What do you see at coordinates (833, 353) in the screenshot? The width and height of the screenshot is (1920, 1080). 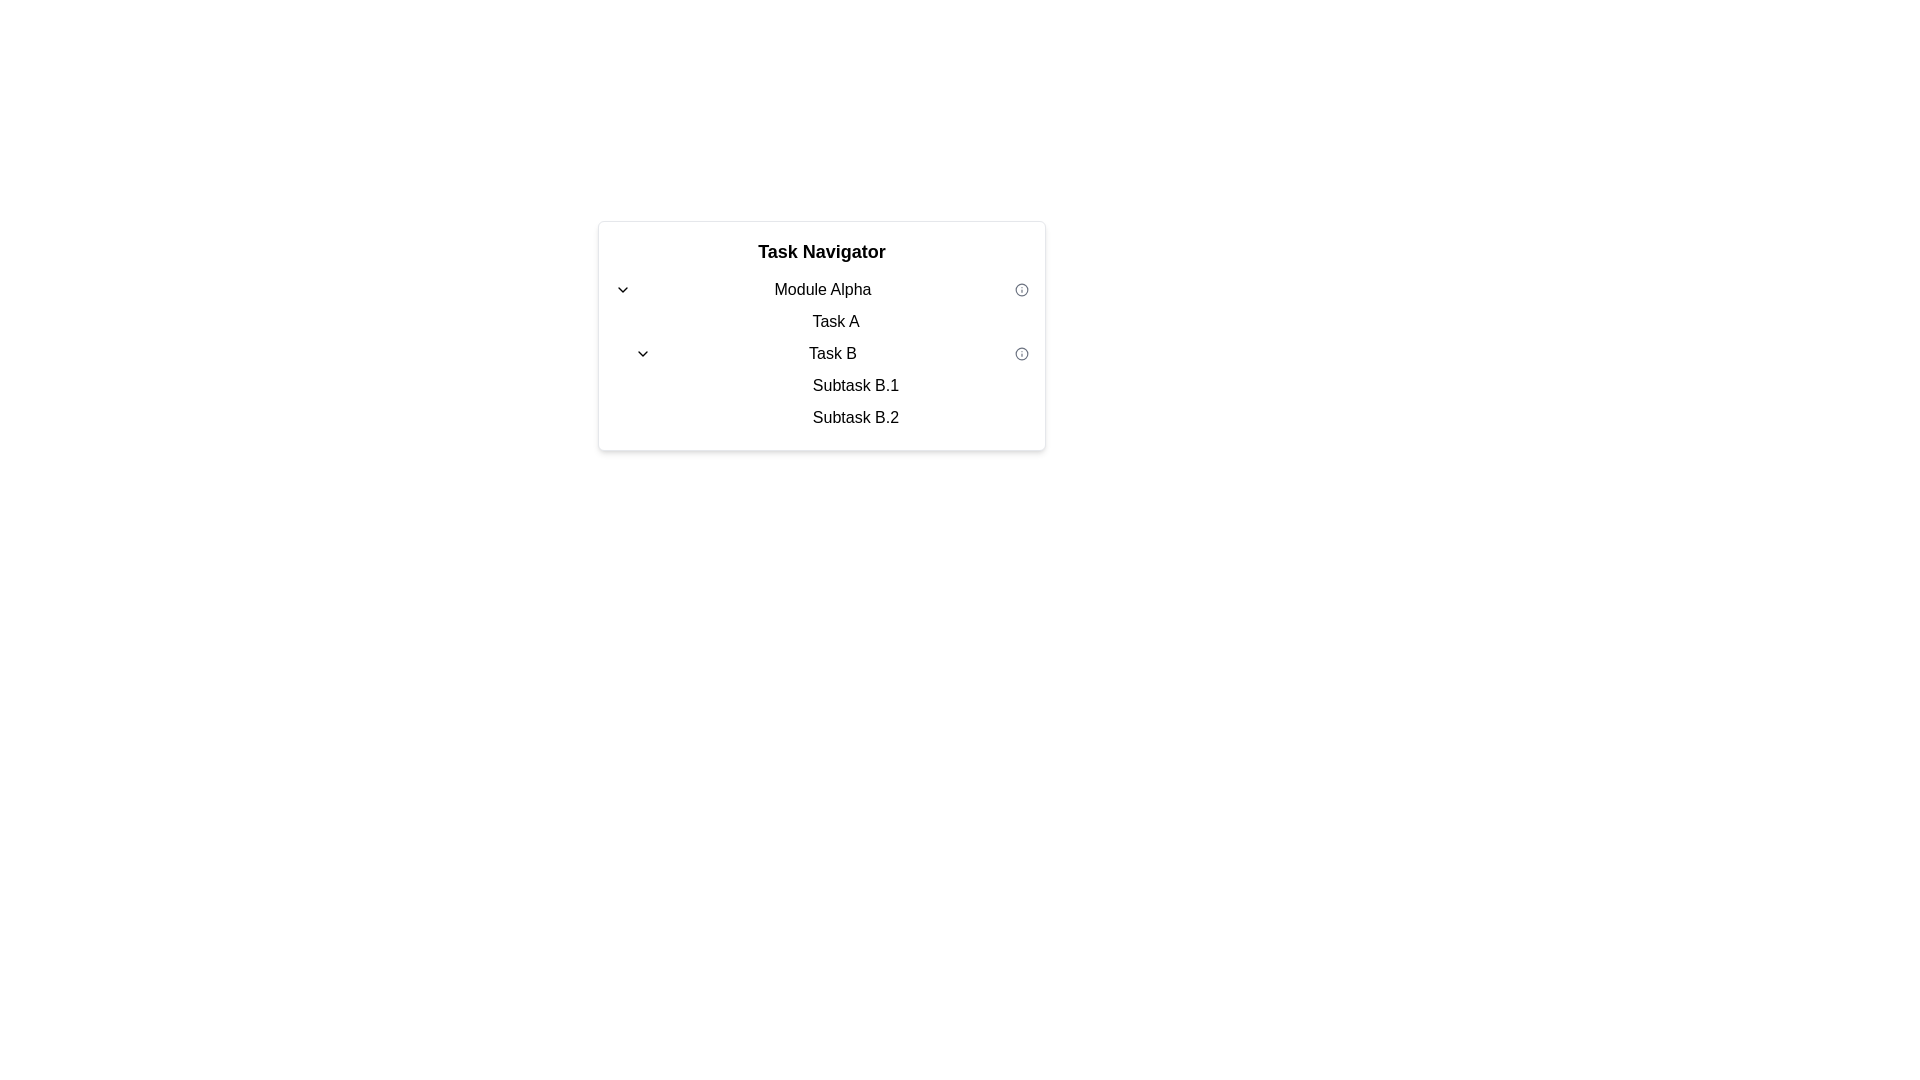 I see `the 'Task B' text label` at bounding box center [833, 353].